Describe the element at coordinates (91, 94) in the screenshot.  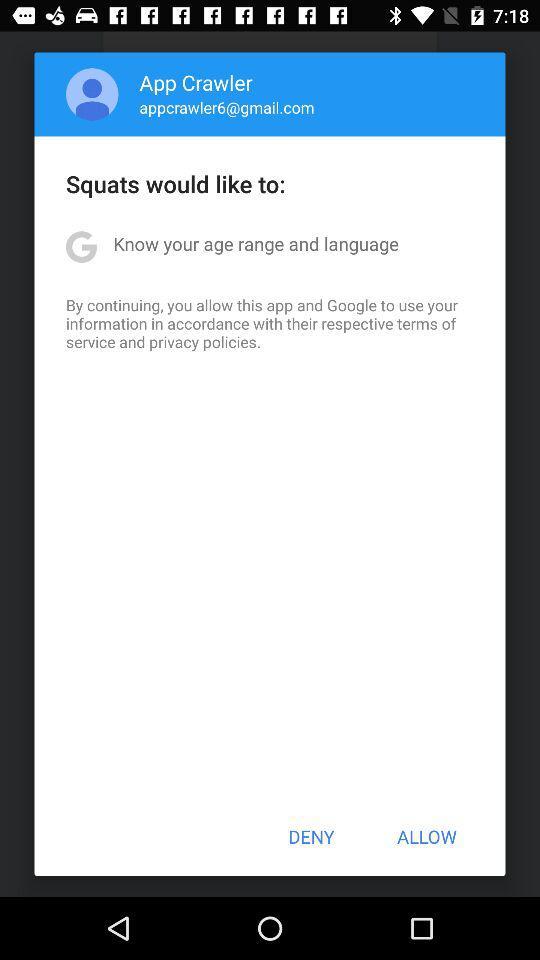
I see `icon above the squats would like` at that location.